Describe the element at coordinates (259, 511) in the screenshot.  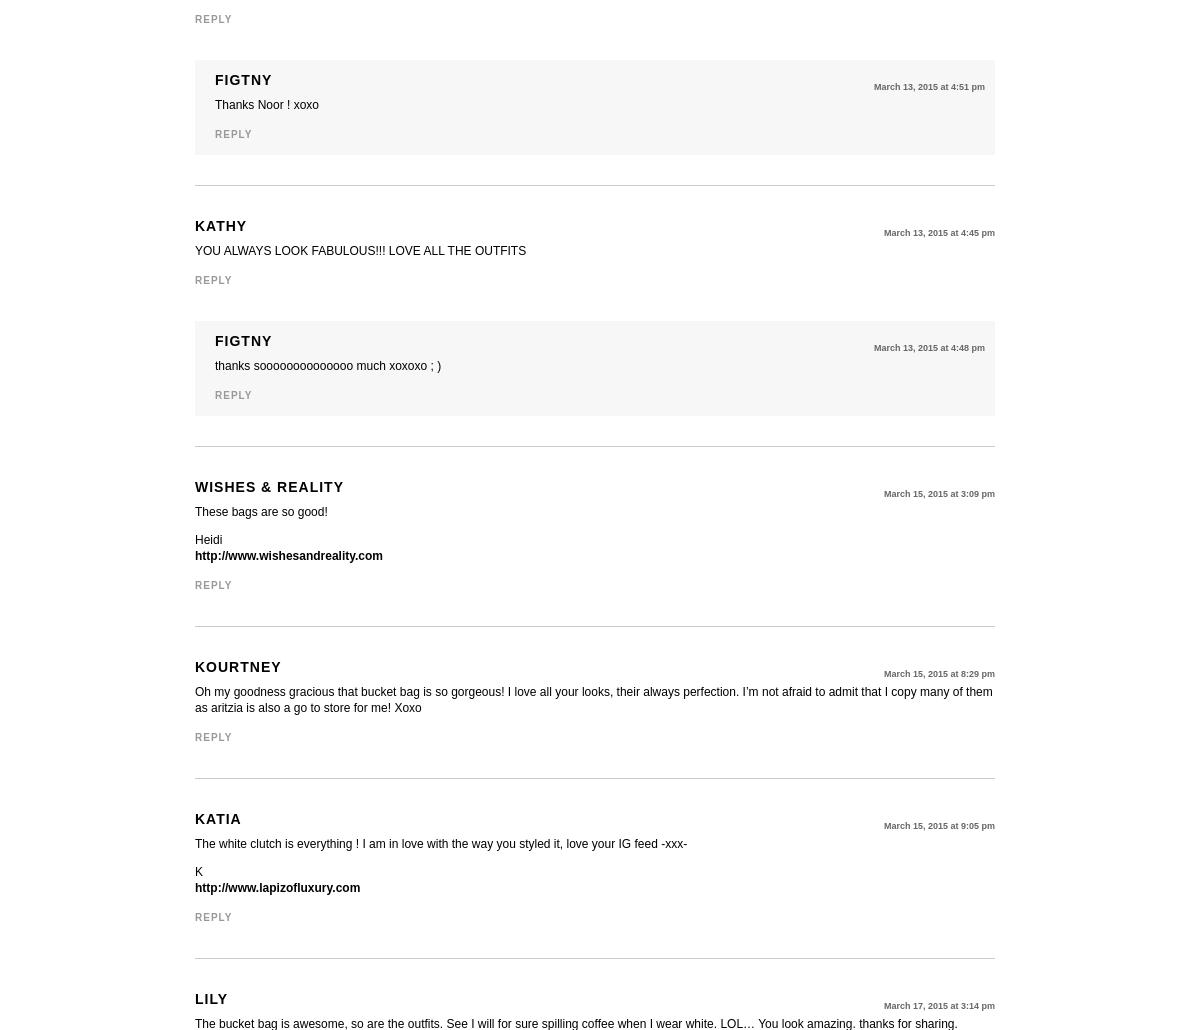
I see `'These bags are so good!'` at that location.